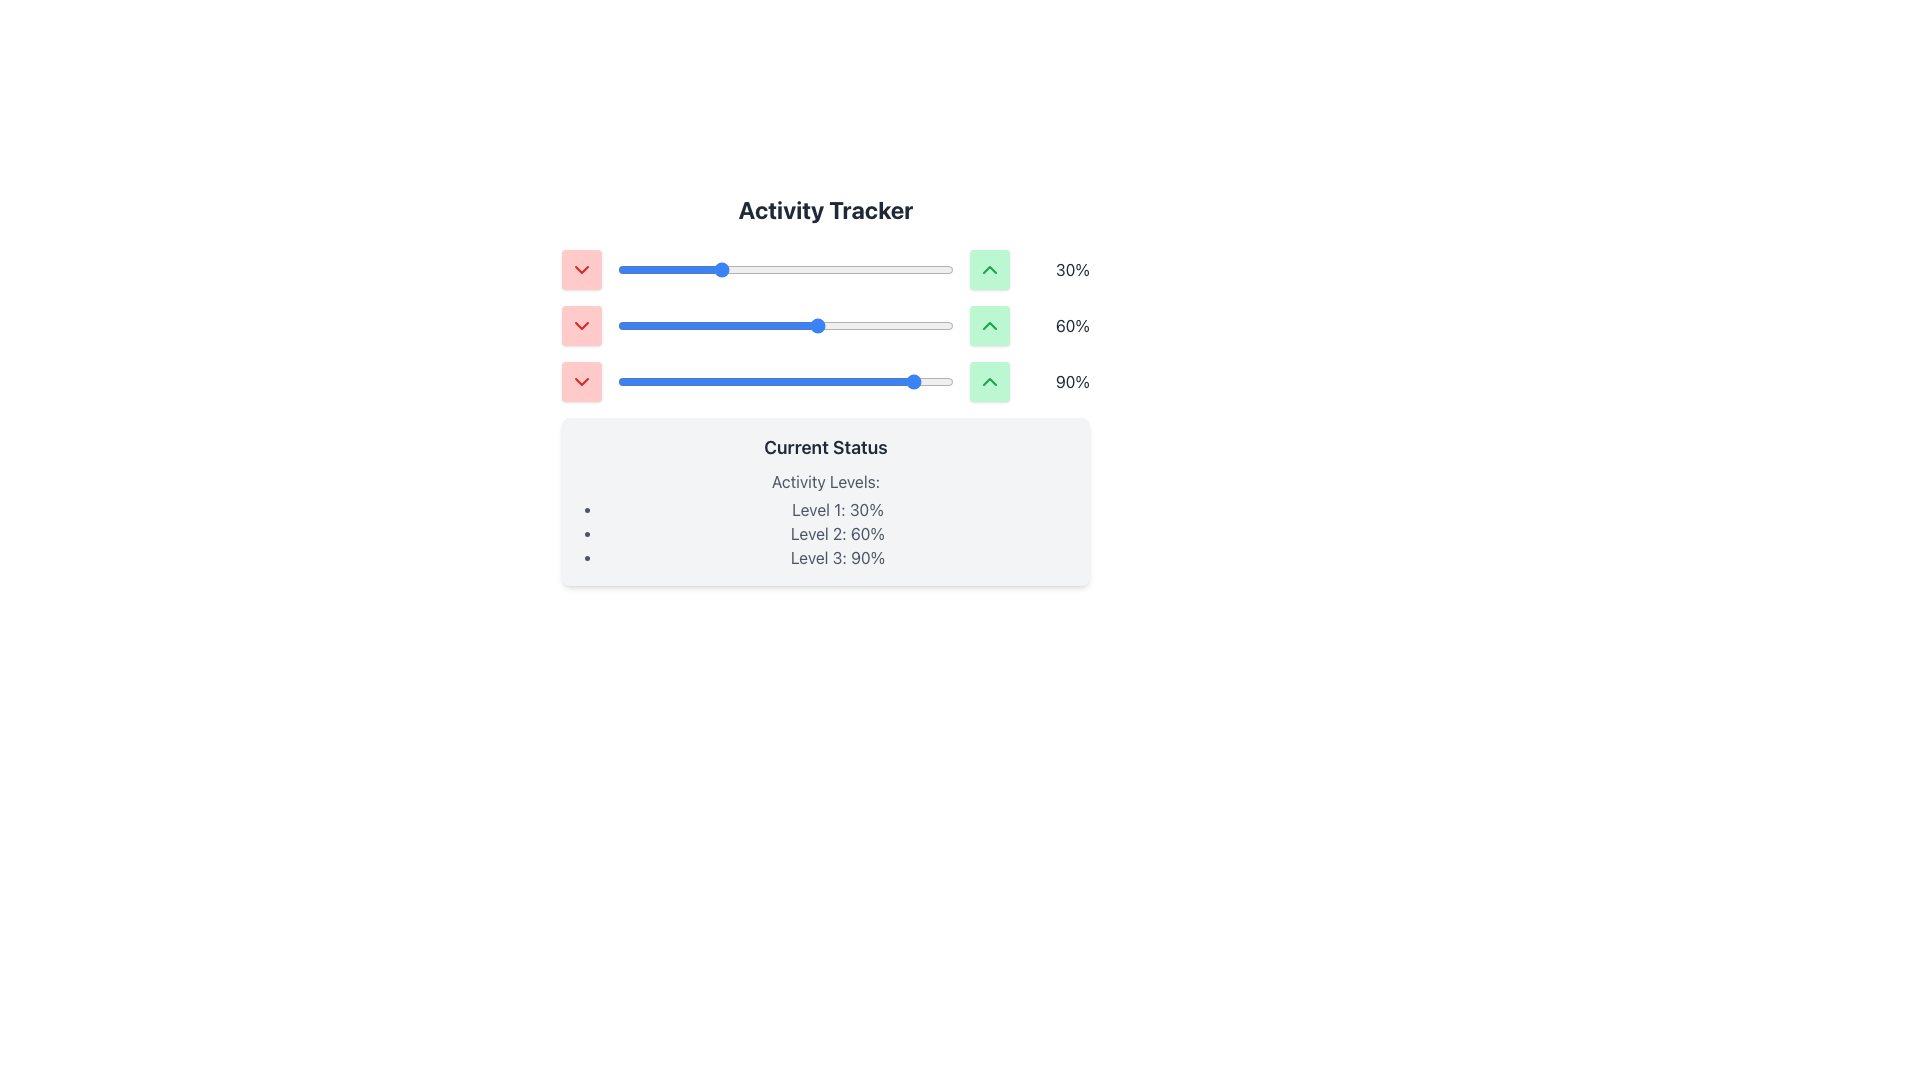  Describe the element at coordinates (580, 270) in the screenshot. I see `the downward-pointing chevron icon with a bold red stroke, located on the left side of the interface` at that location.